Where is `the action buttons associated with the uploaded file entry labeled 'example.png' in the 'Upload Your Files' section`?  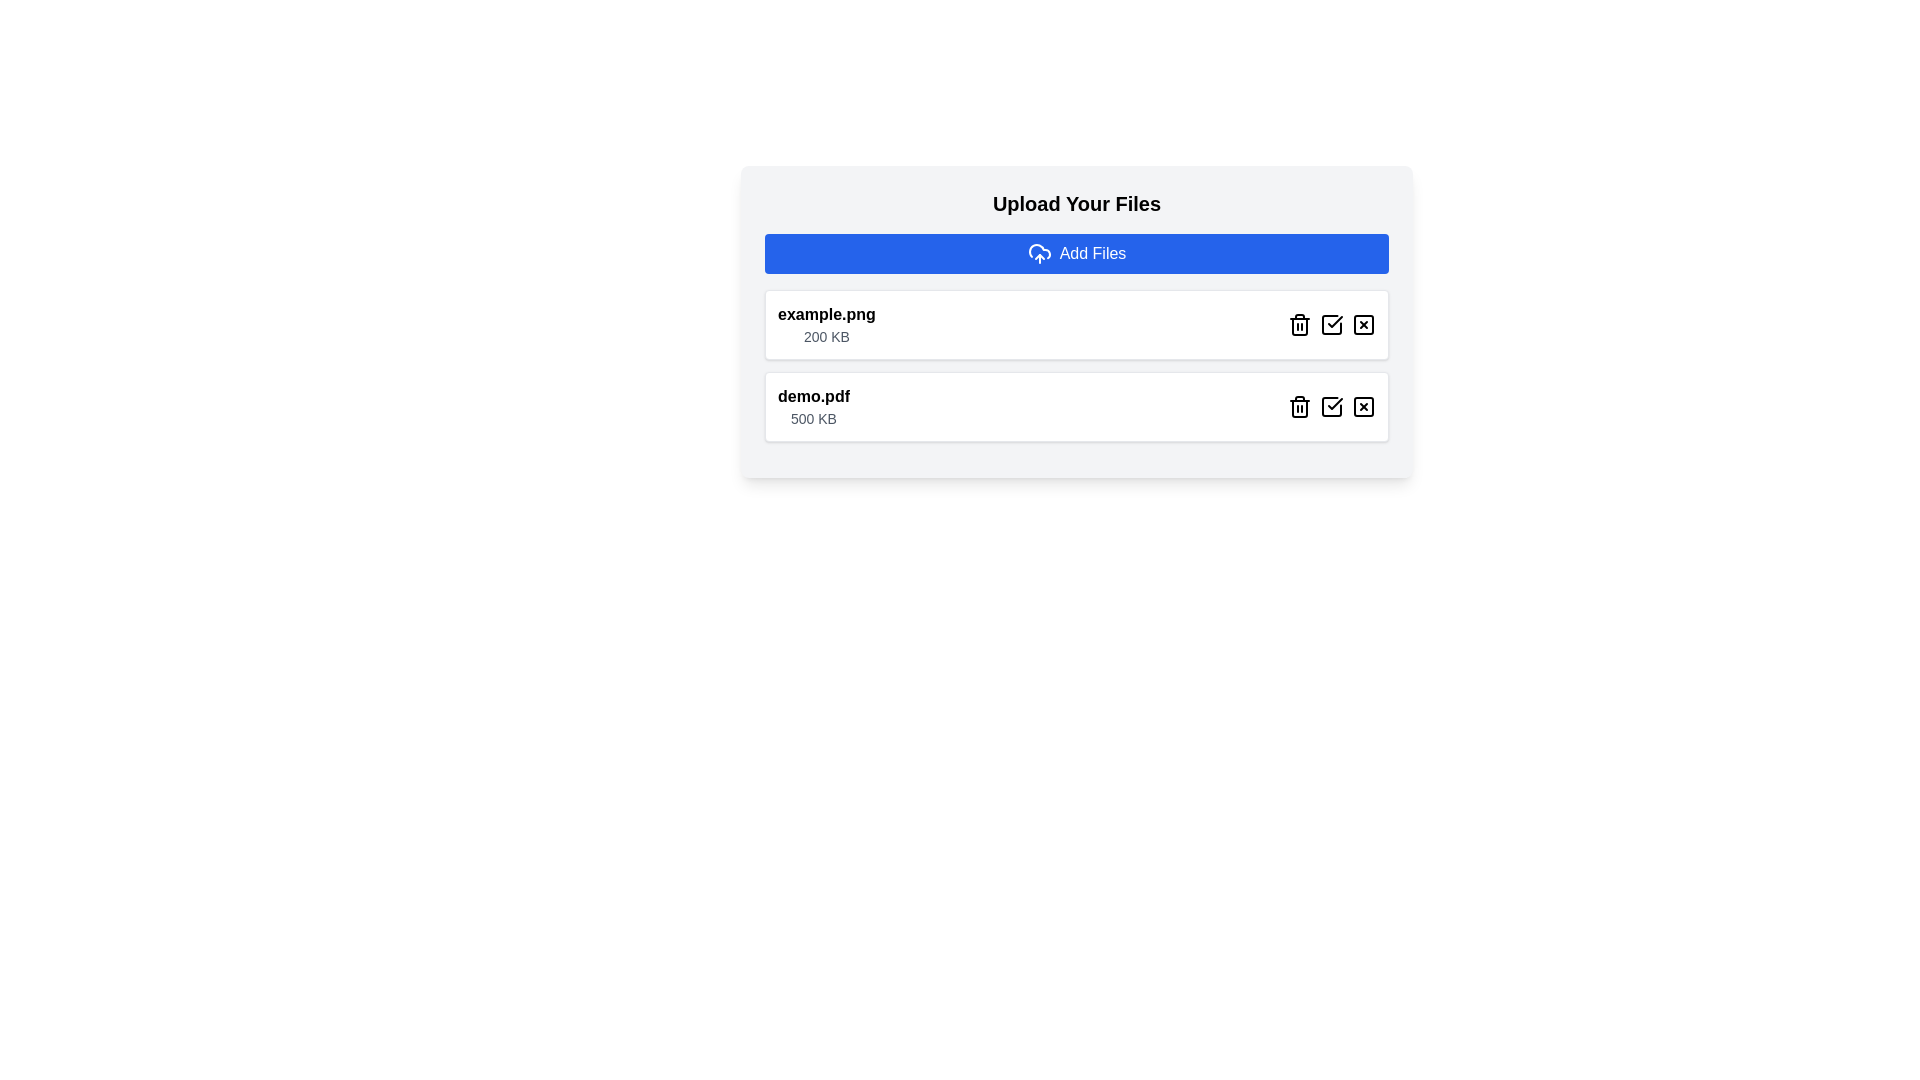
the action buttons associated with the uploaded file entry labeled 'example.png' in the 'Upload Your Files' section is located at coordinates (1075, 366).